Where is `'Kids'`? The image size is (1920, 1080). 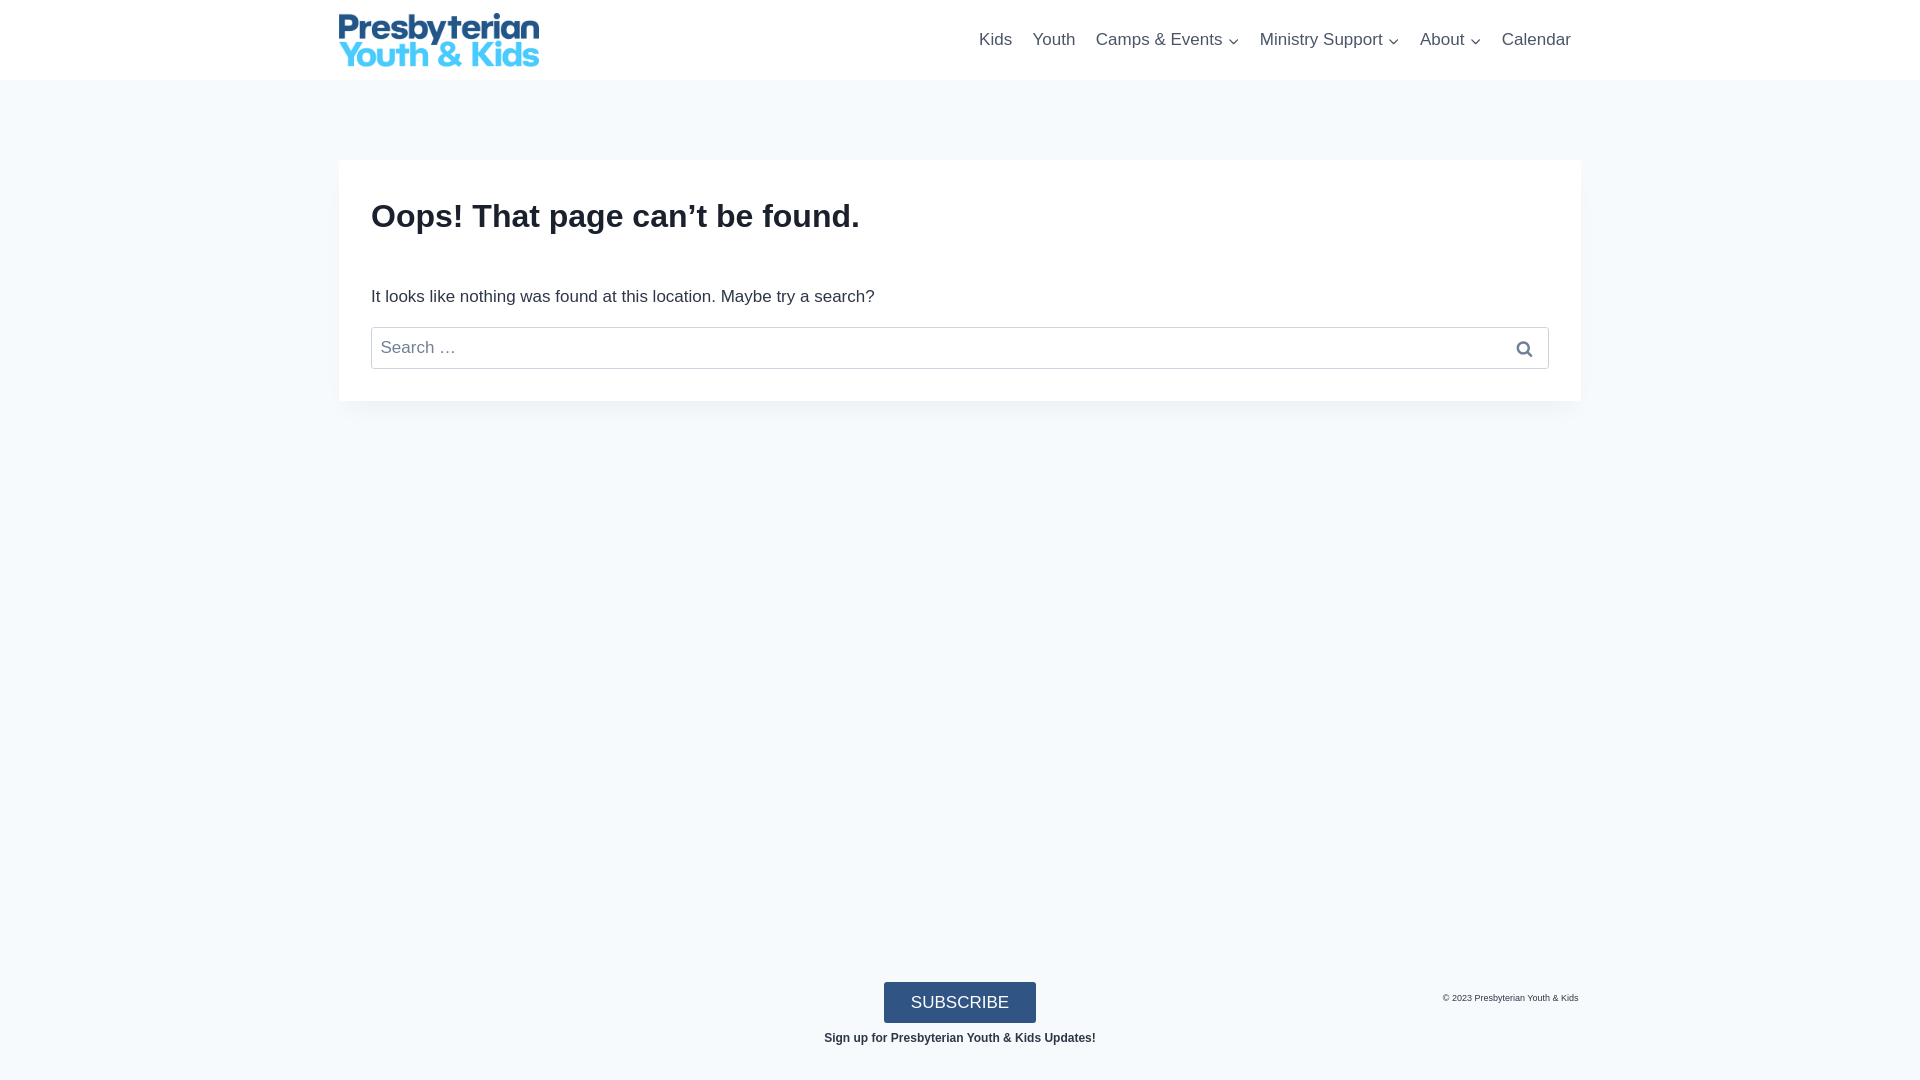
'Kids' is located at coordinates (995, 39).